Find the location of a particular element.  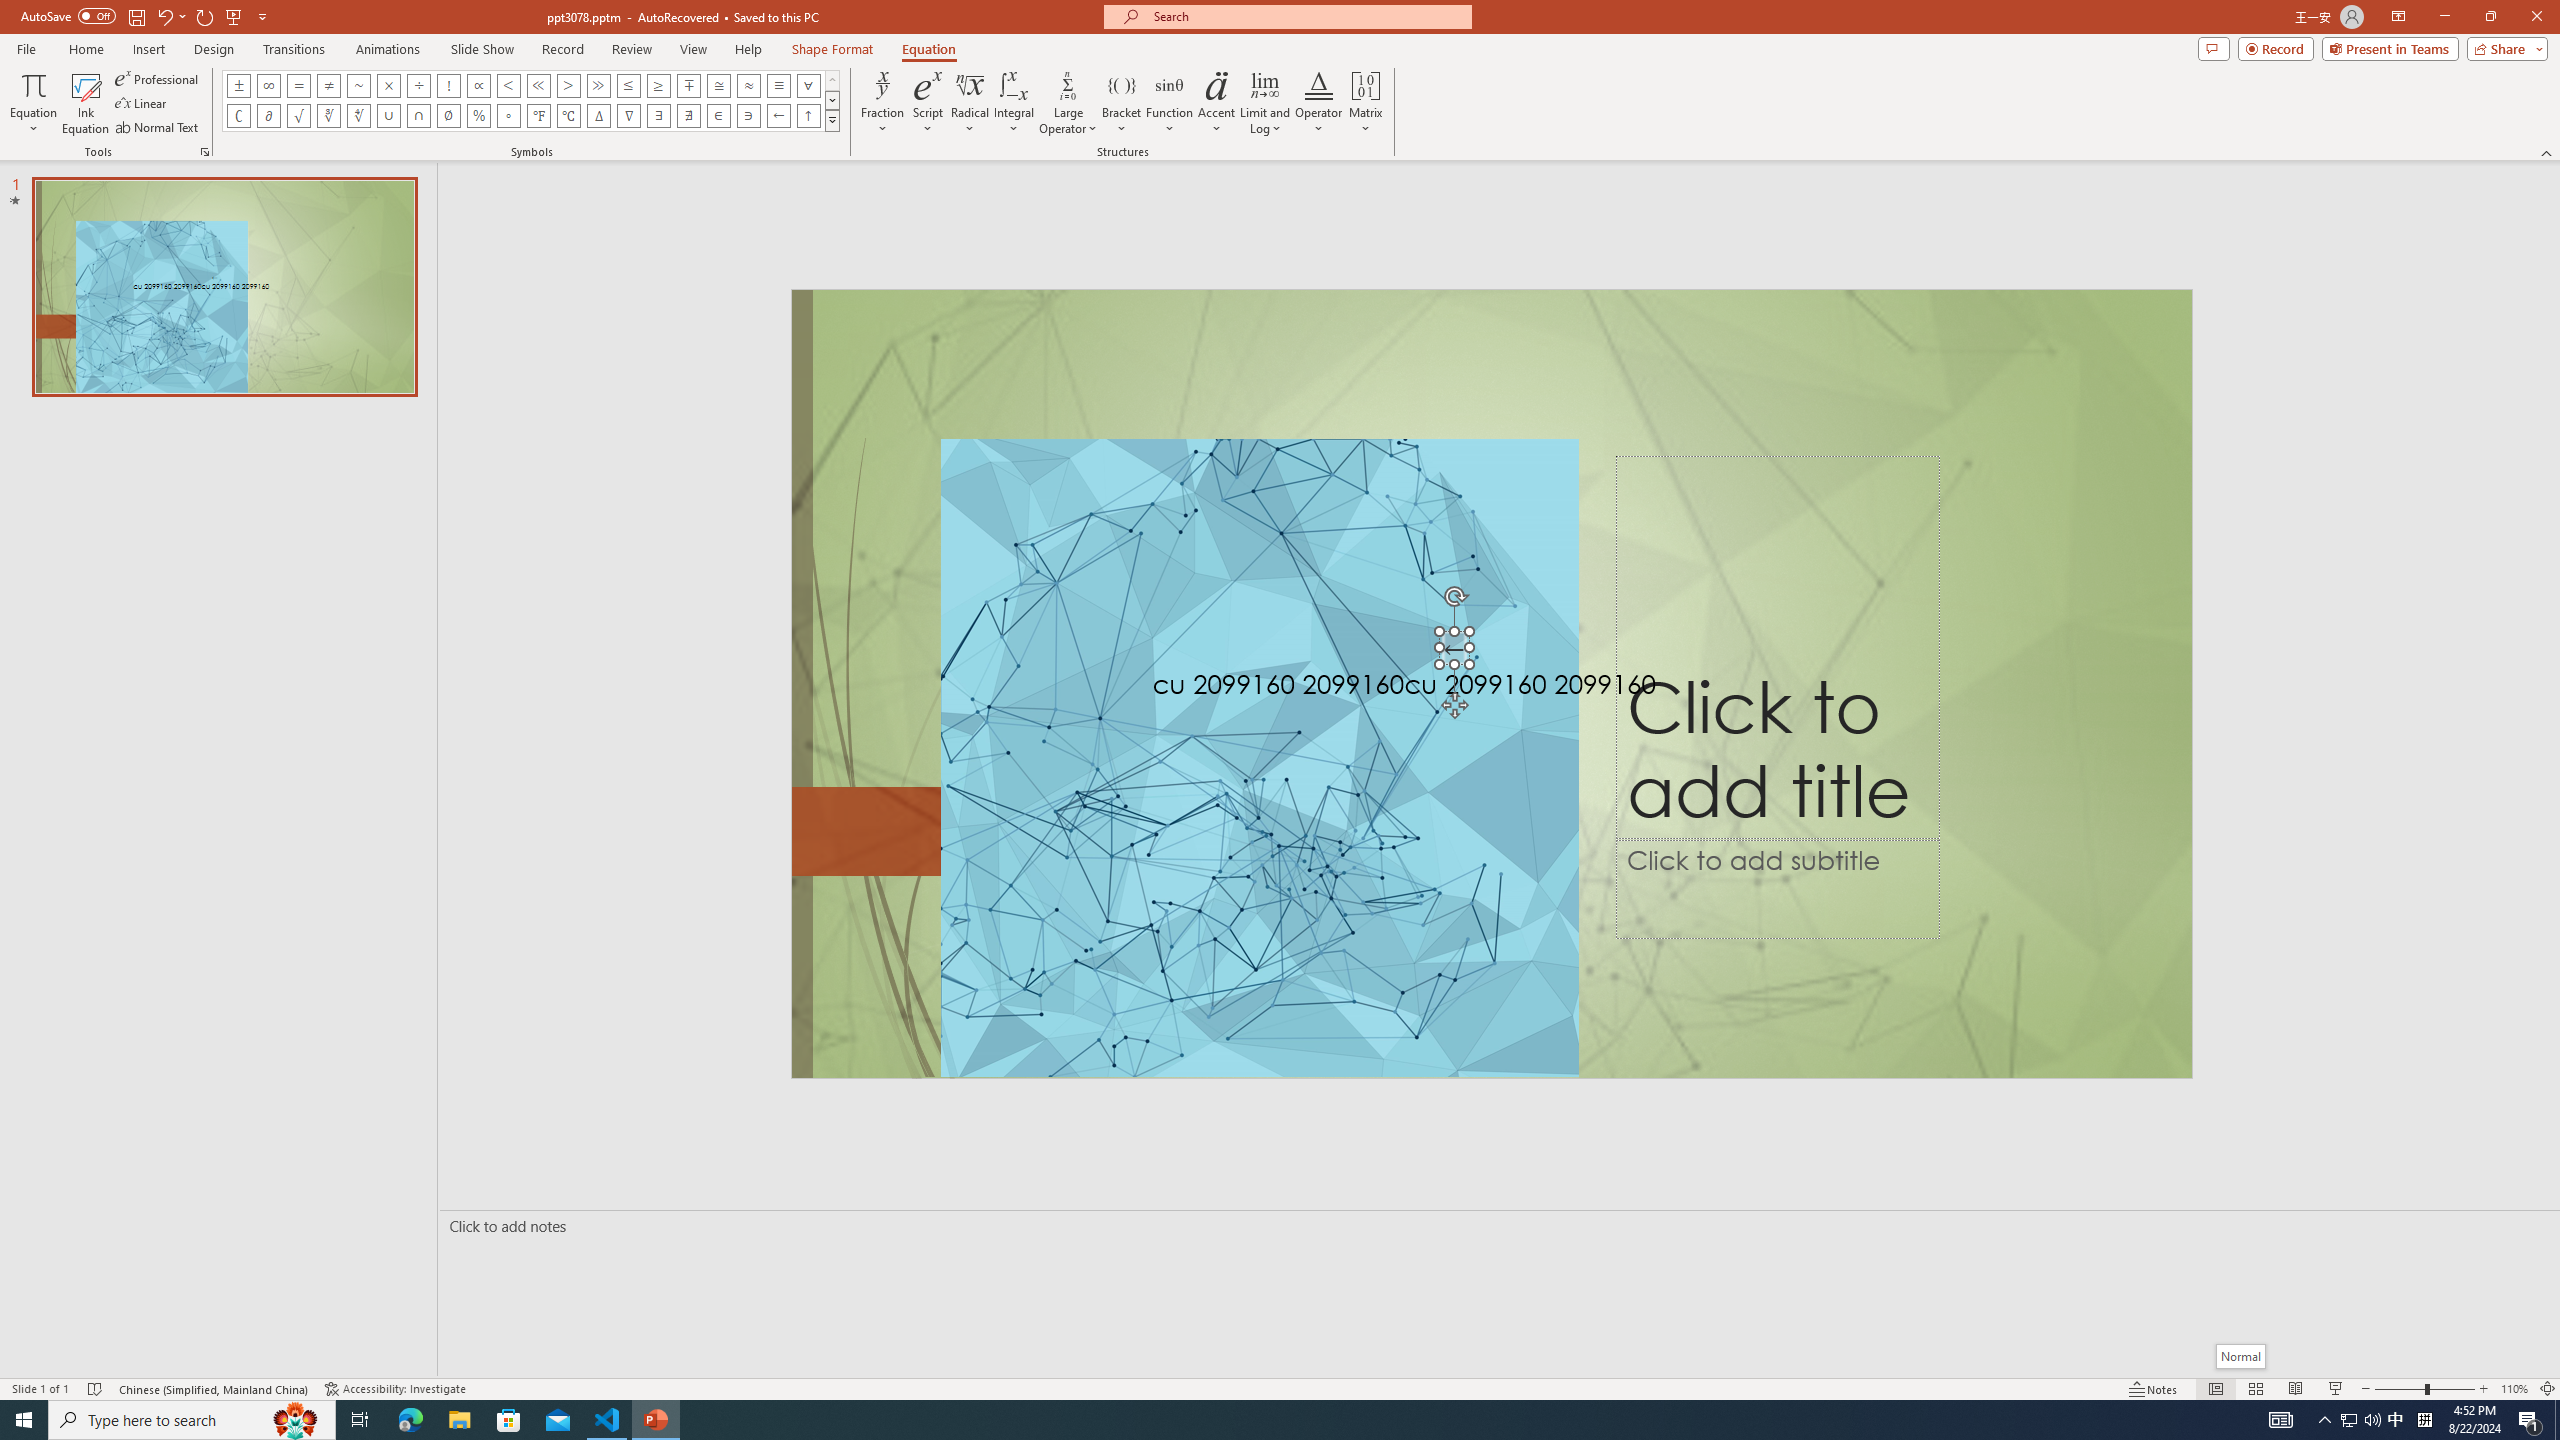

'Equation Symbol Proportional To' is located at coordinates (477, 84).